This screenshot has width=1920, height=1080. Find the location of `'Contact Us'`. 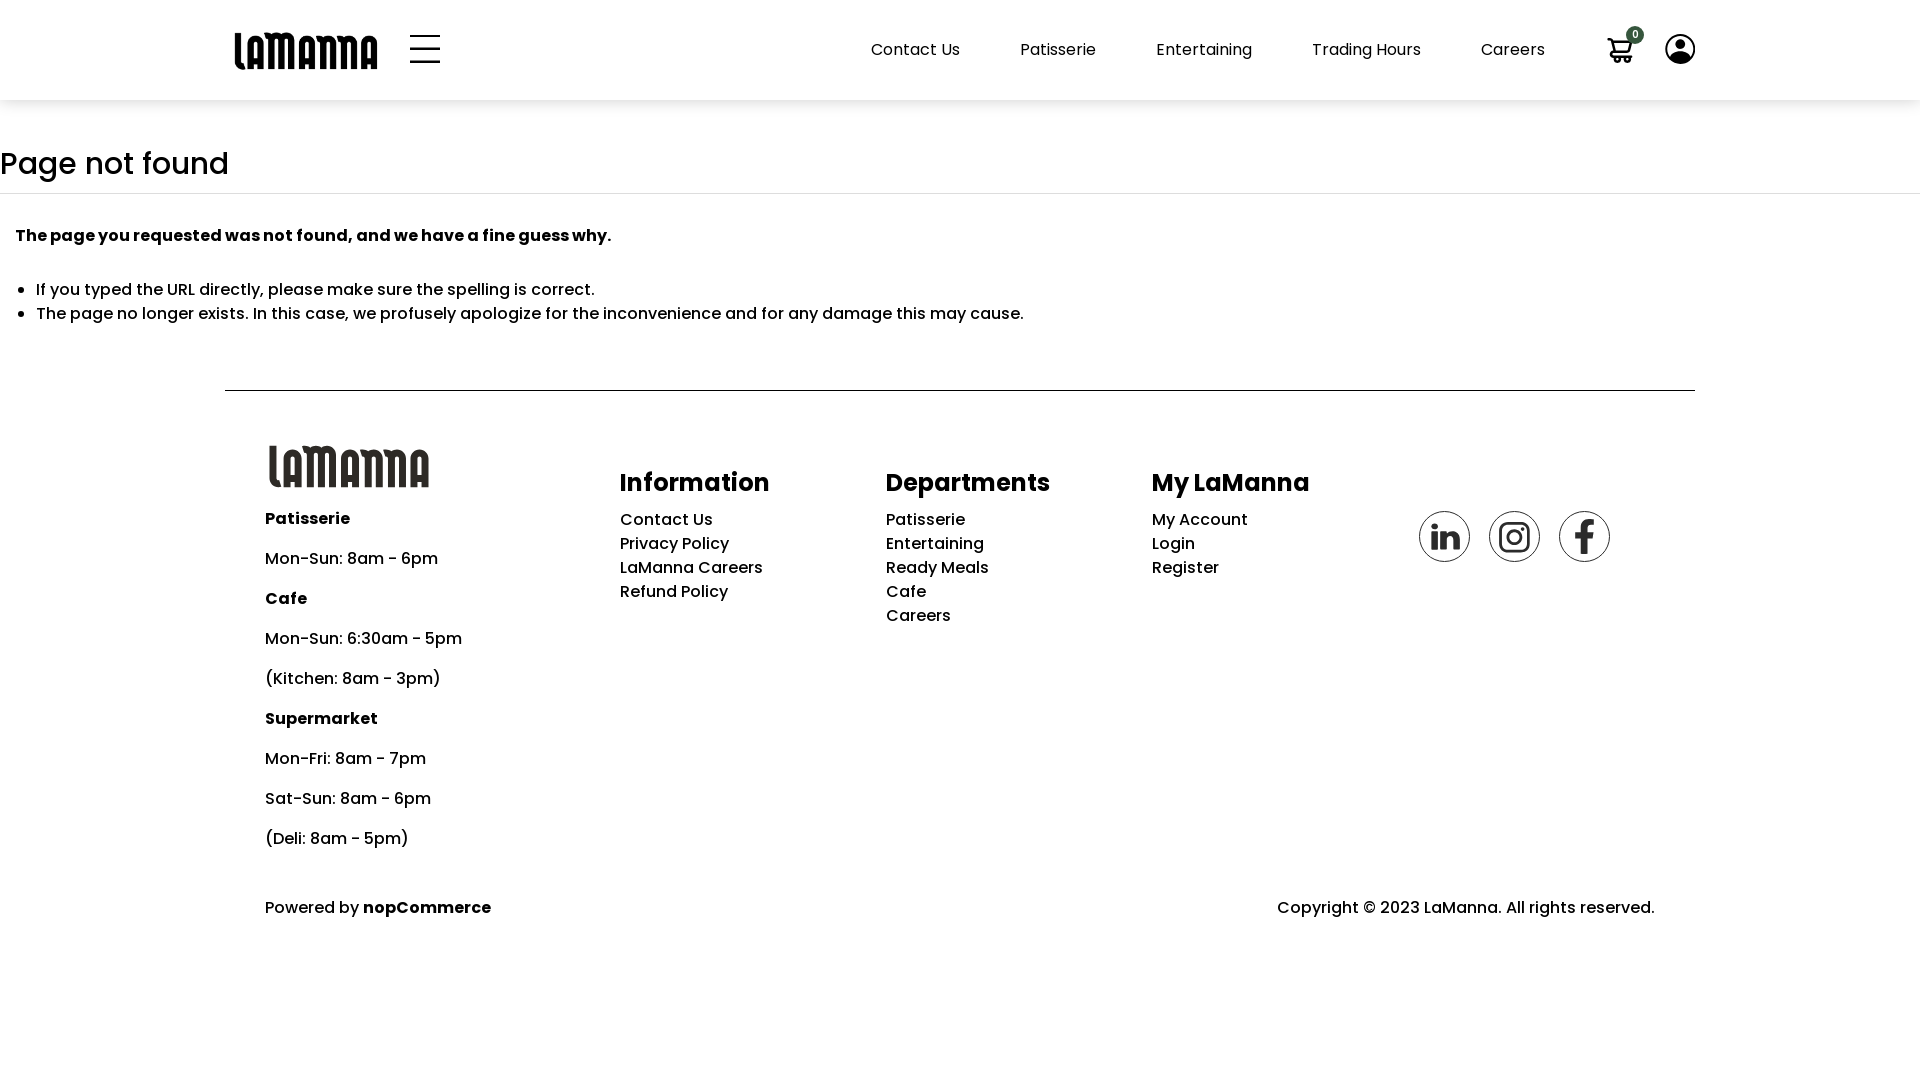

'Contact Us' is located at coordinates (860, 49).